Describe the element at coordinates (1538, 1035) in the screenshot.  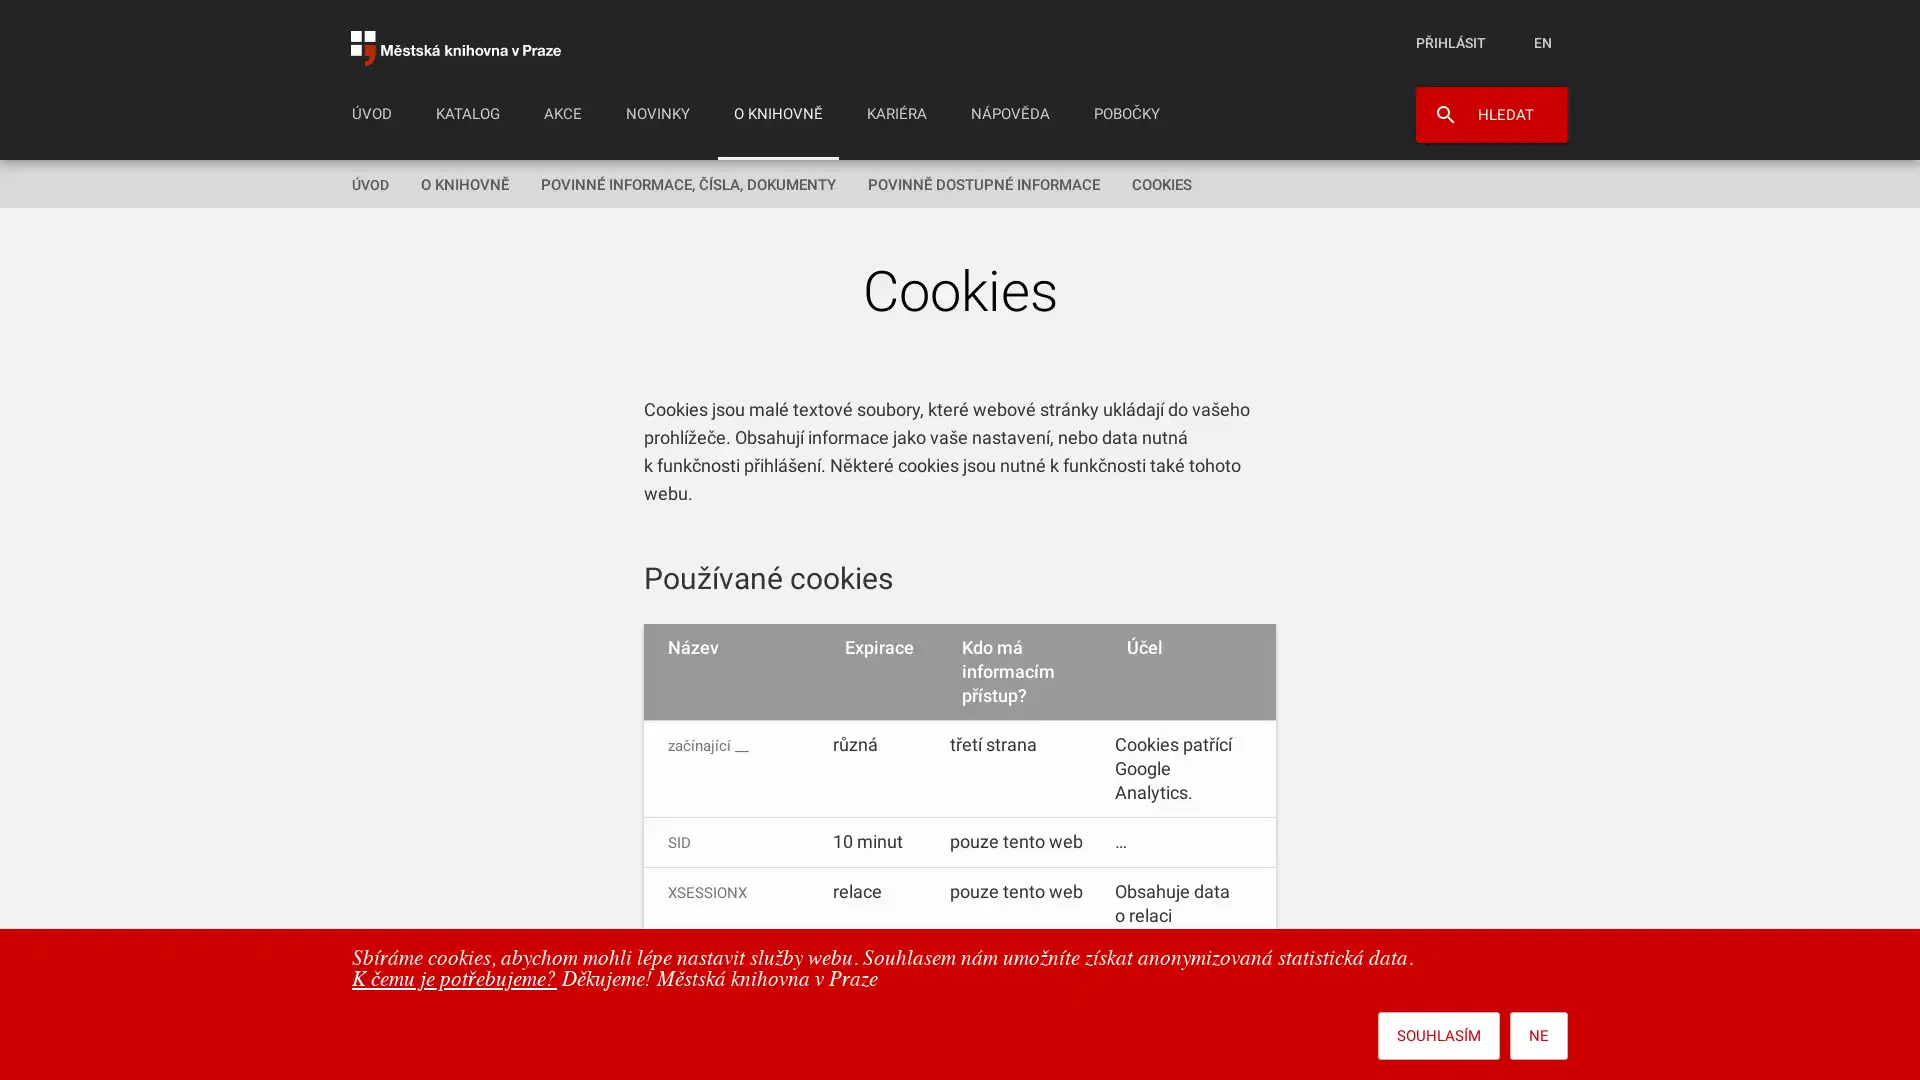
I see `NE` at that location.